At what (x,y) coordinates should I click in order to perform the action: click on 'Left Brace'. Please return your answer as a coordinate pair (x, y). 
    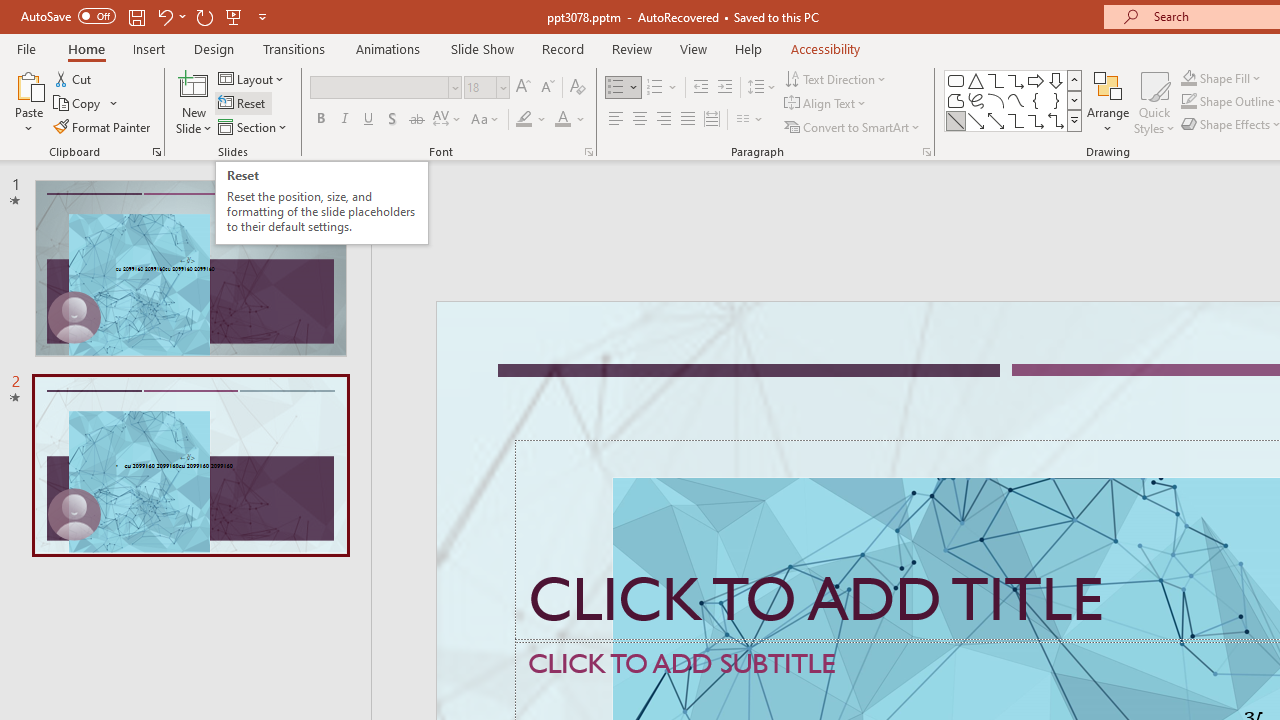
    Looking at the image, I should click on (1036, 100).